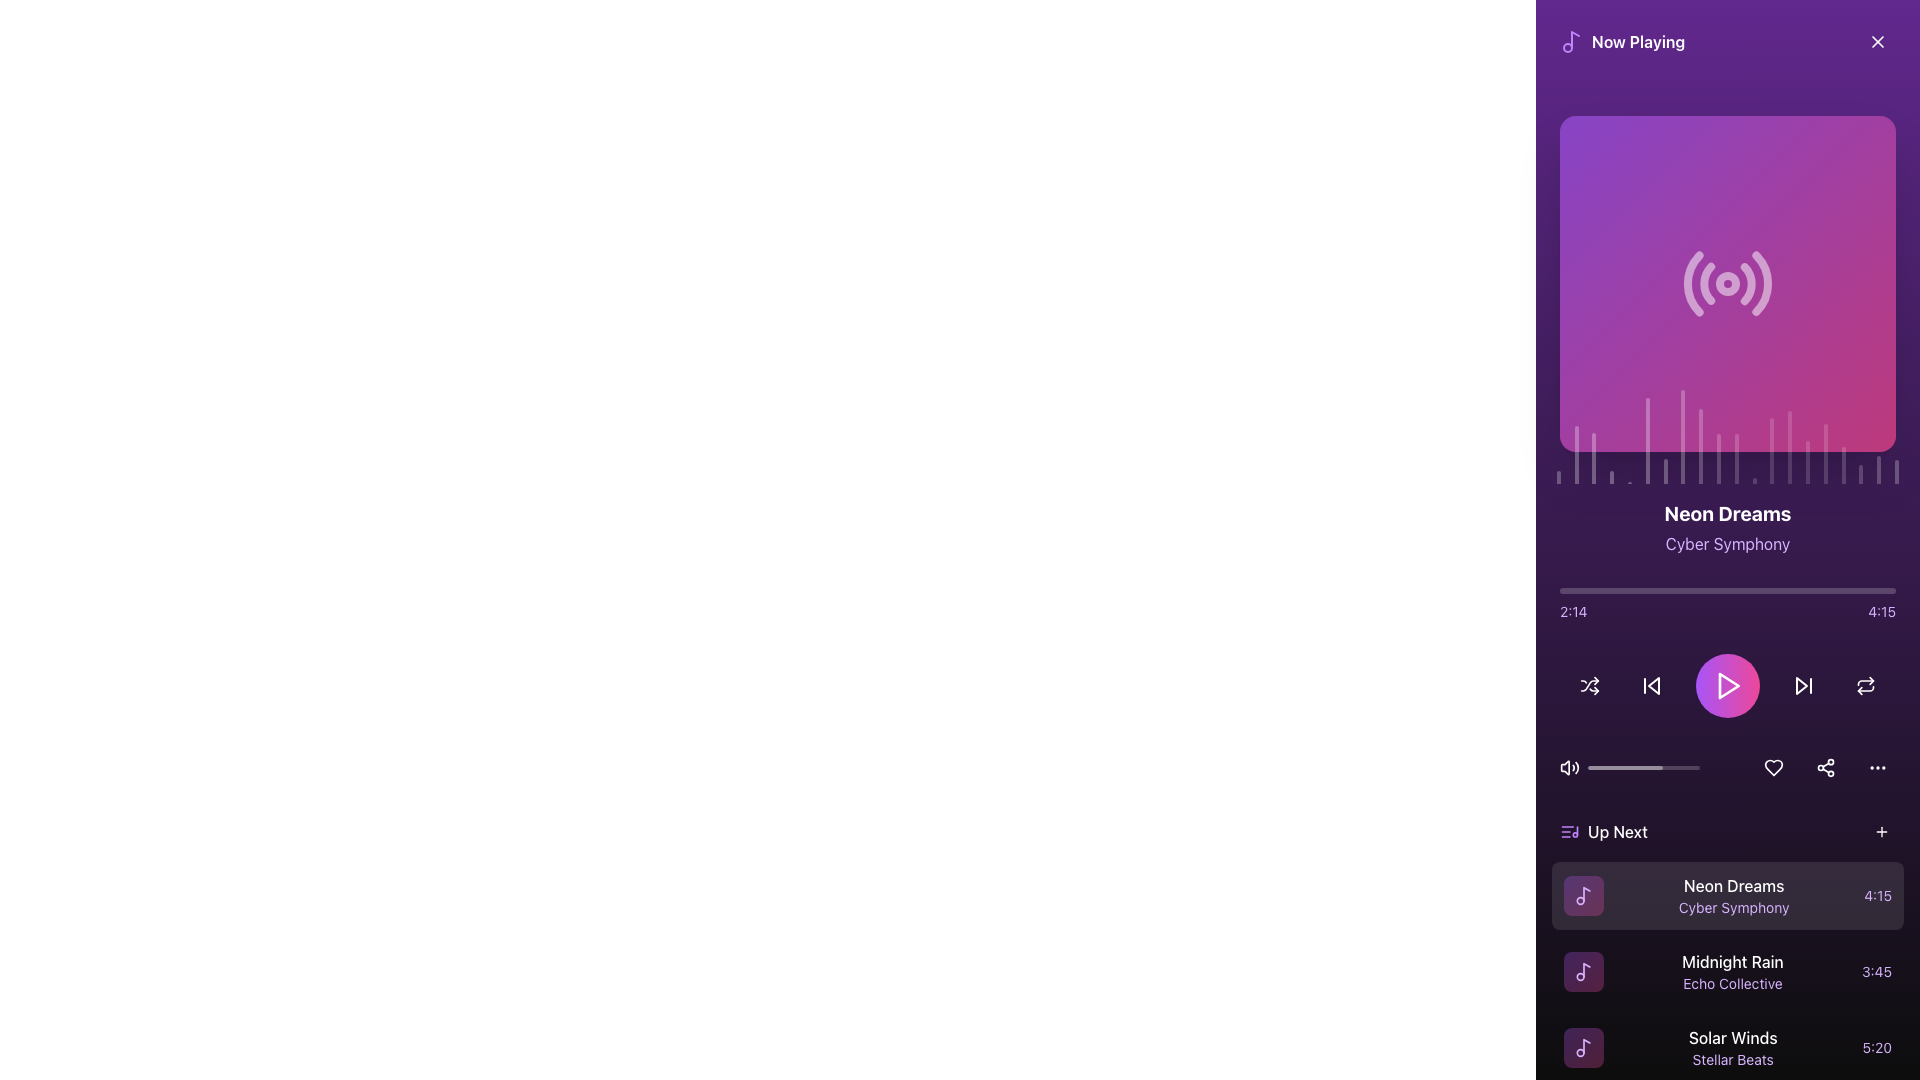 The height and width of the screenshot is (1080, 1920). I want to click on the circular button with a gradient from purple, so click(1727, 685).